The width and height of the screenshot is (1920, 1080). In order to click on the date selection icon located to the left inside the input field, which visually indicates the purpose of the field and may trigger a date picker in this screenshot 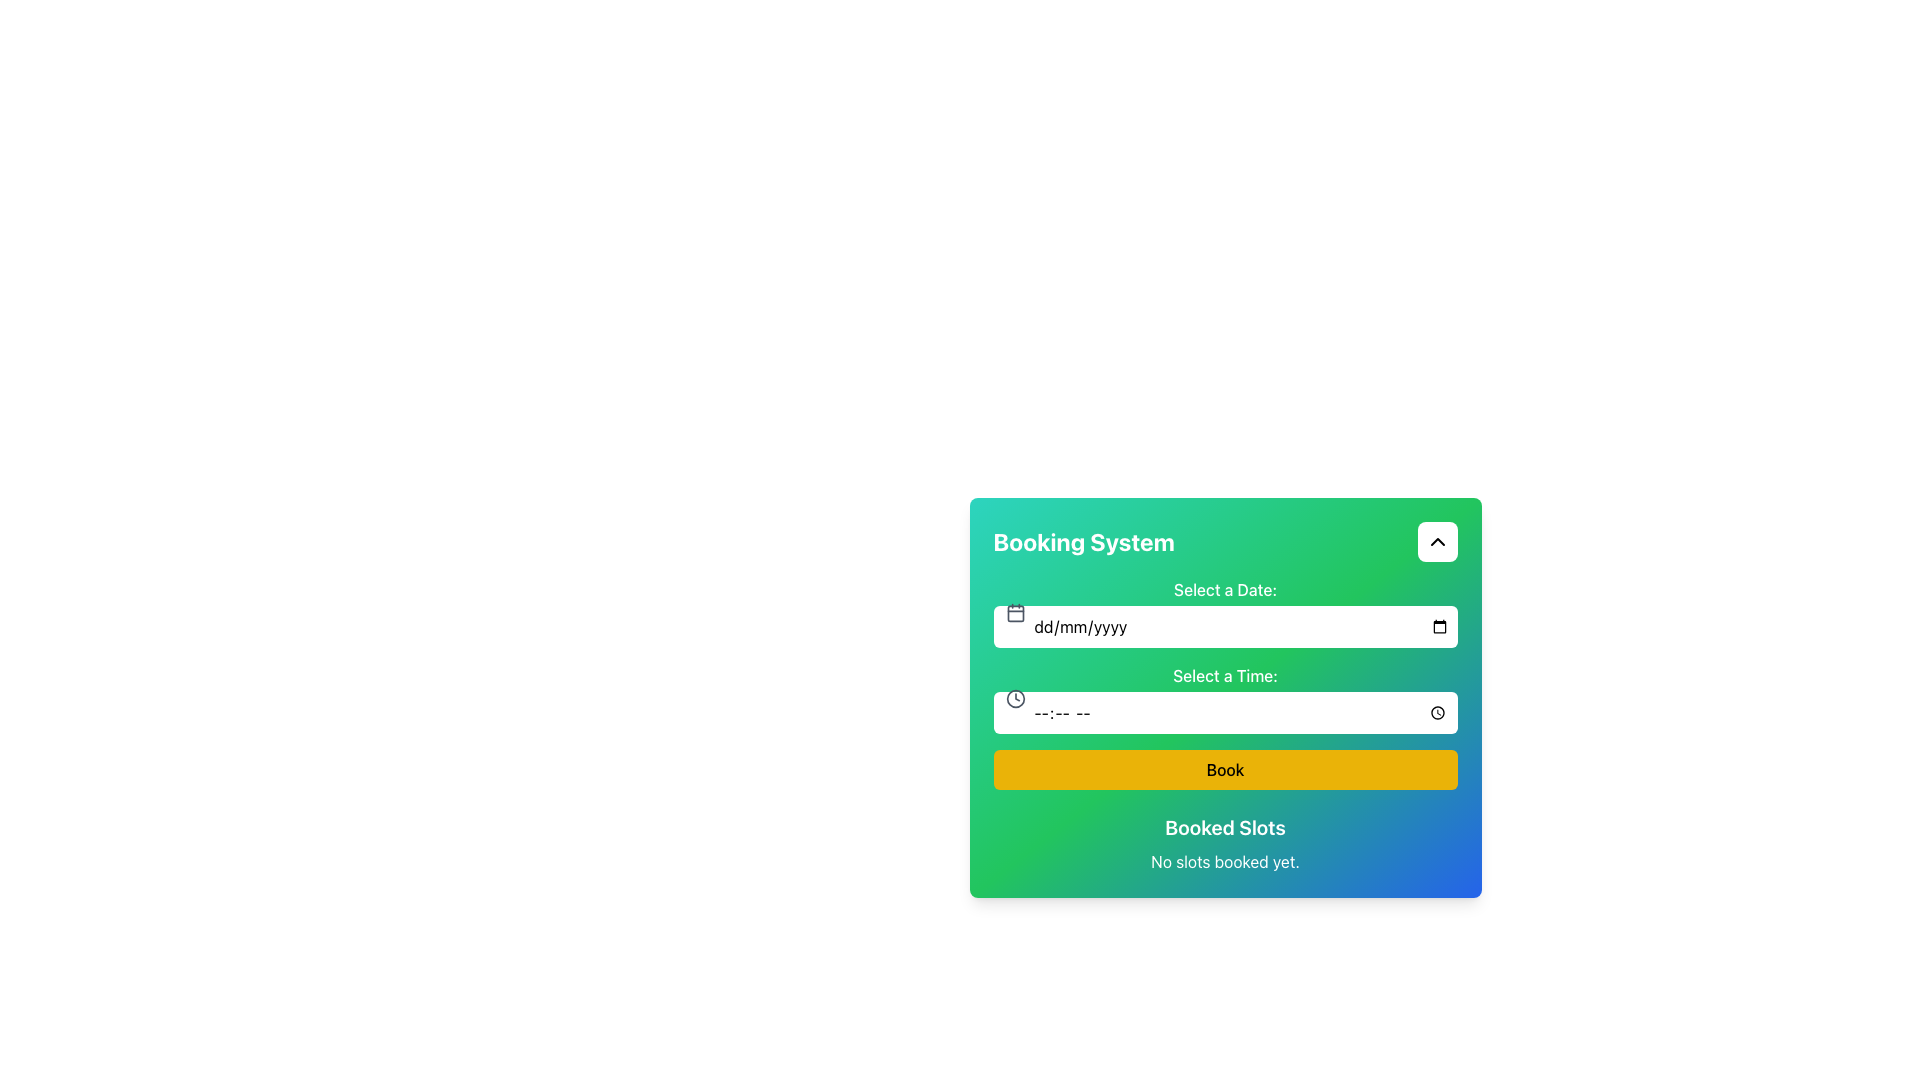, I will do `click(1015, 611)`.